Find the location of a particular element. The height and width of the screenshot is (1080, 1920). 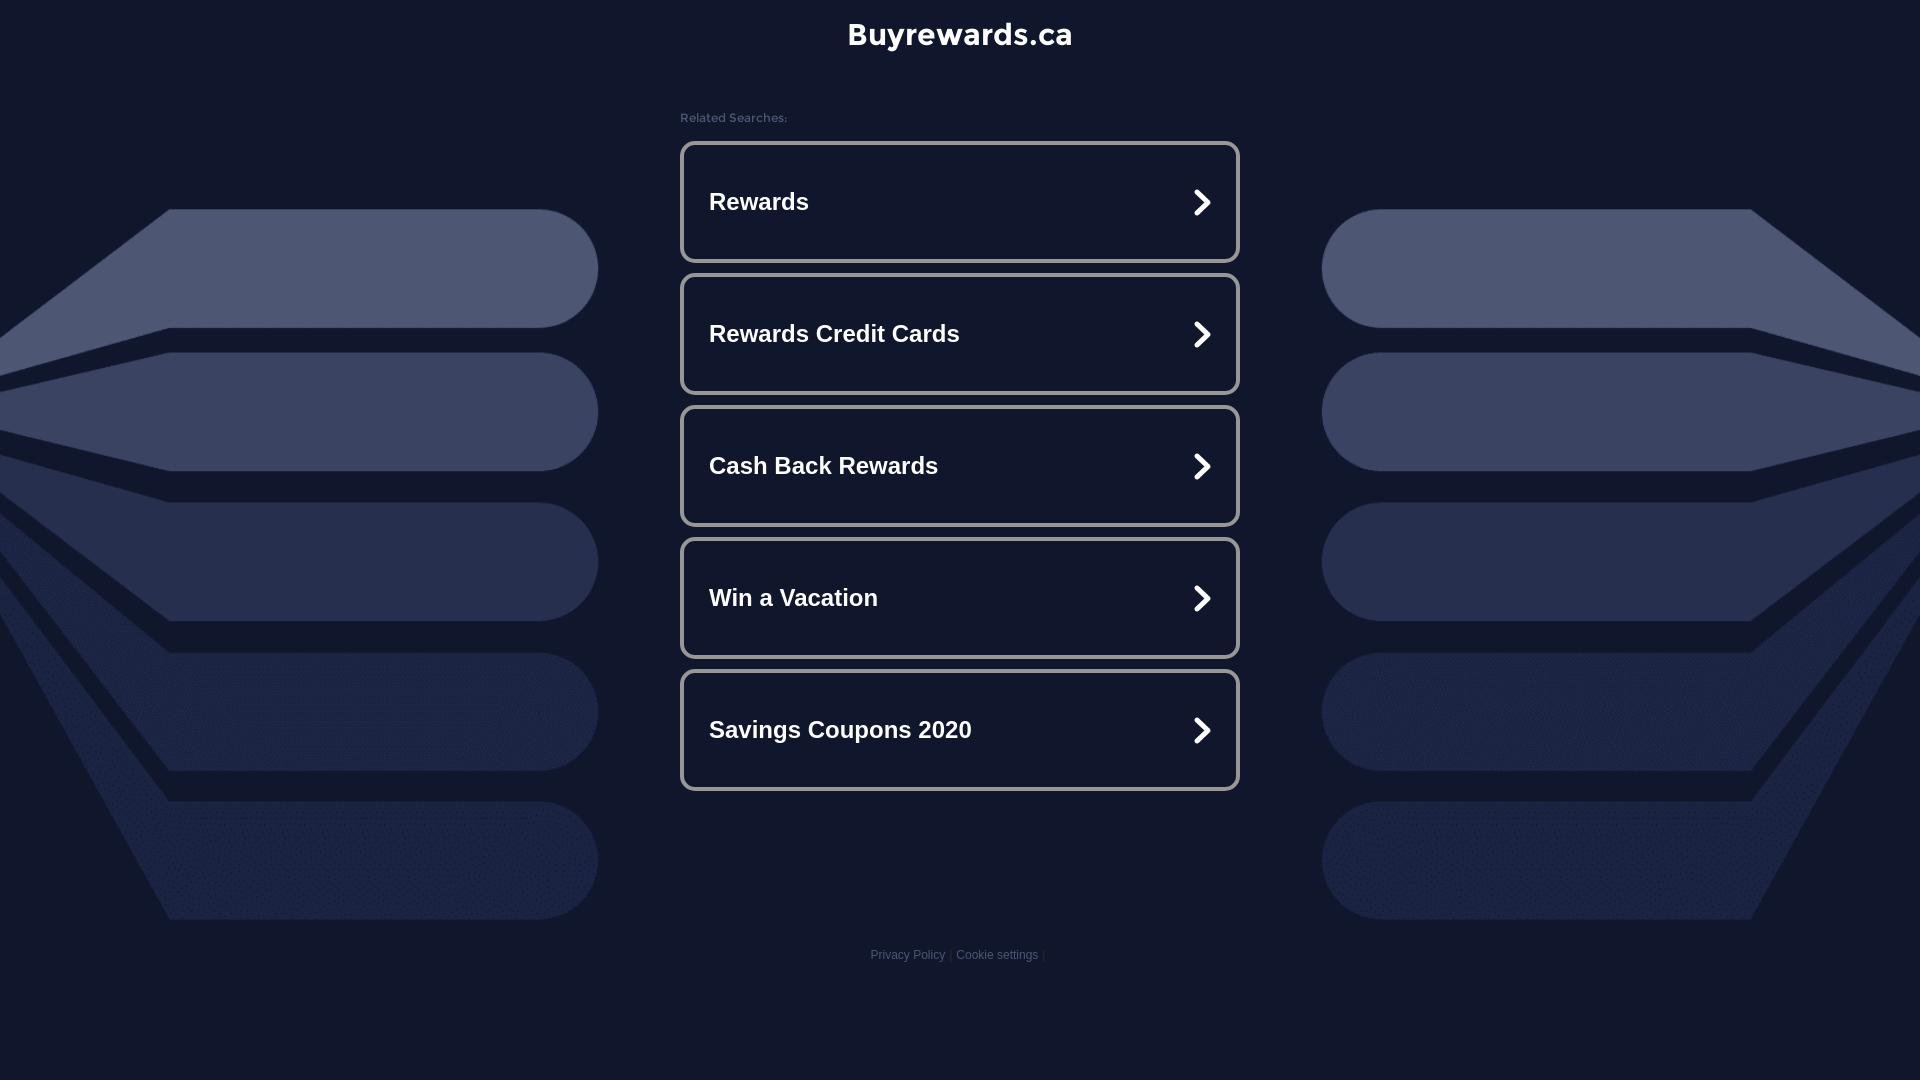

'Savings Coupons 2020' is located at coordinates (684, 729).